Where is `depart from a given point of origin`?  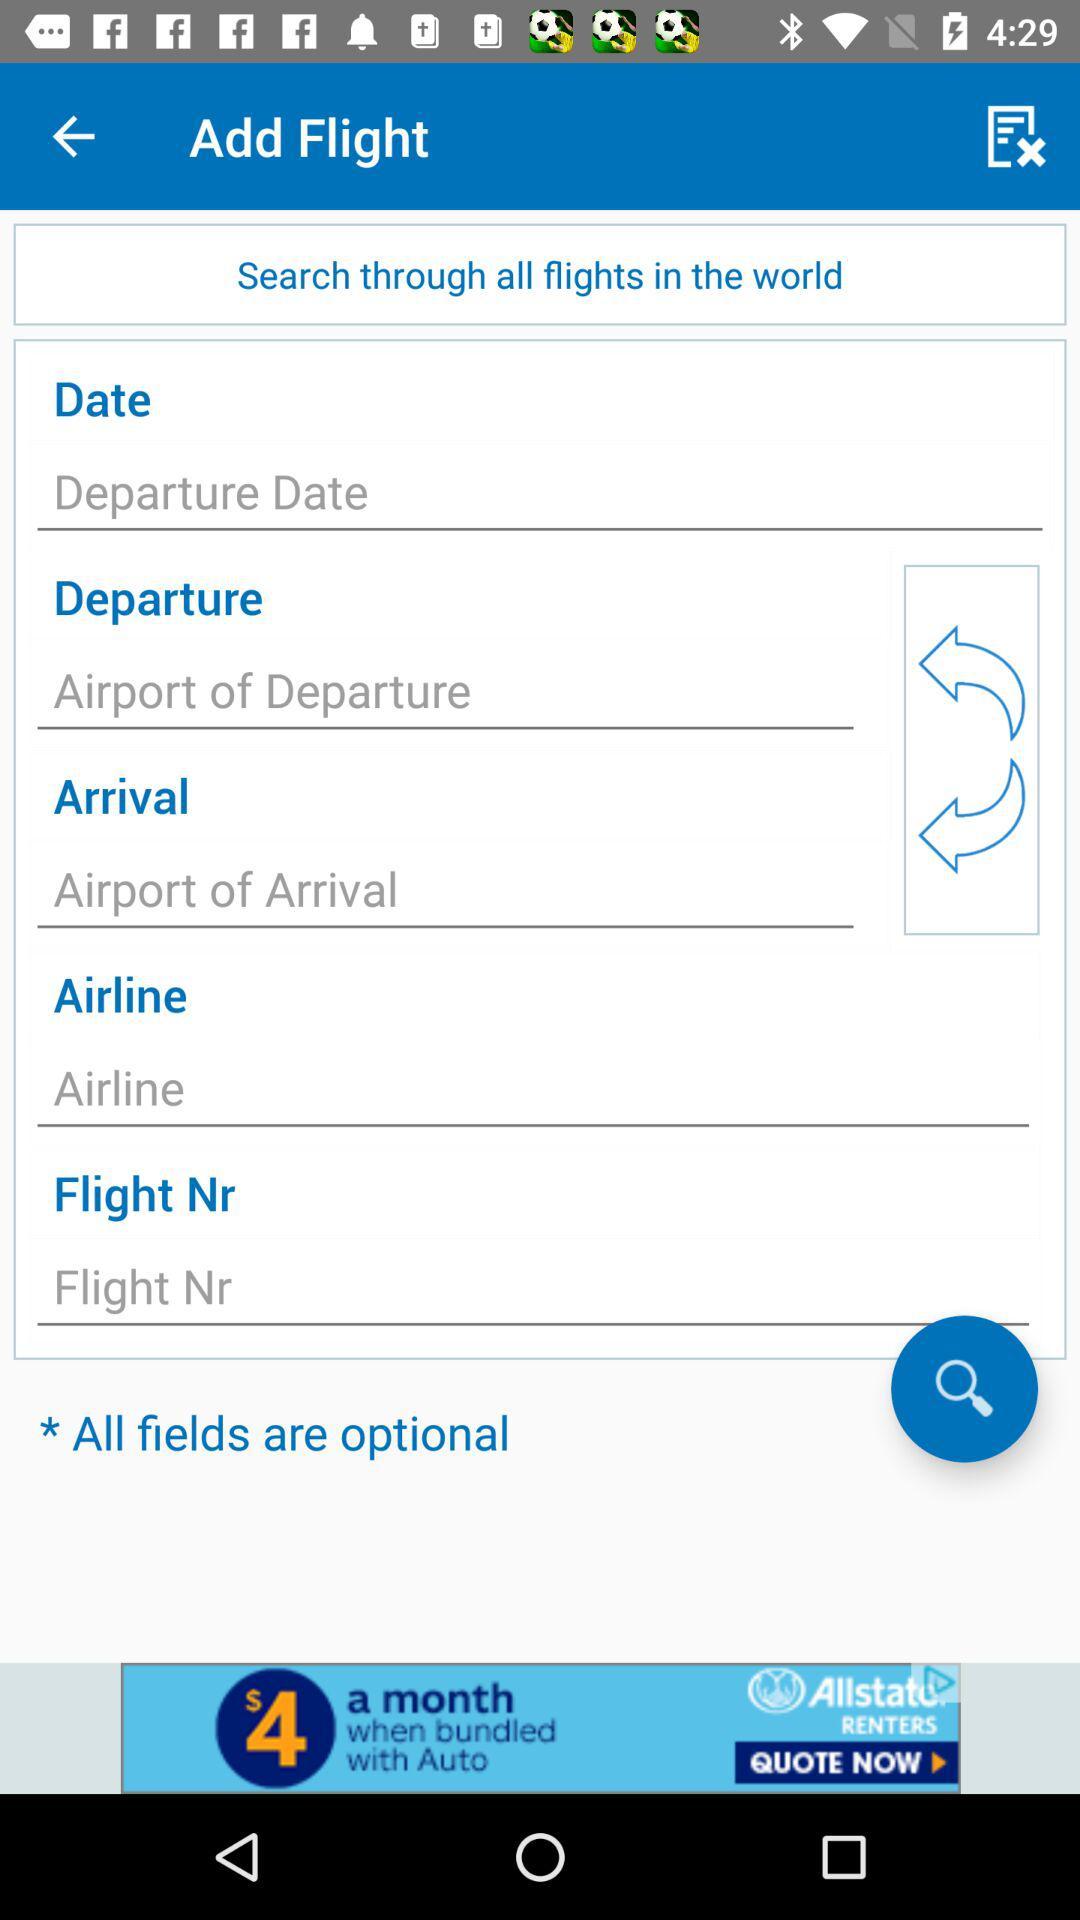
depart from a given point of origin is located at coordinates (444, 696).